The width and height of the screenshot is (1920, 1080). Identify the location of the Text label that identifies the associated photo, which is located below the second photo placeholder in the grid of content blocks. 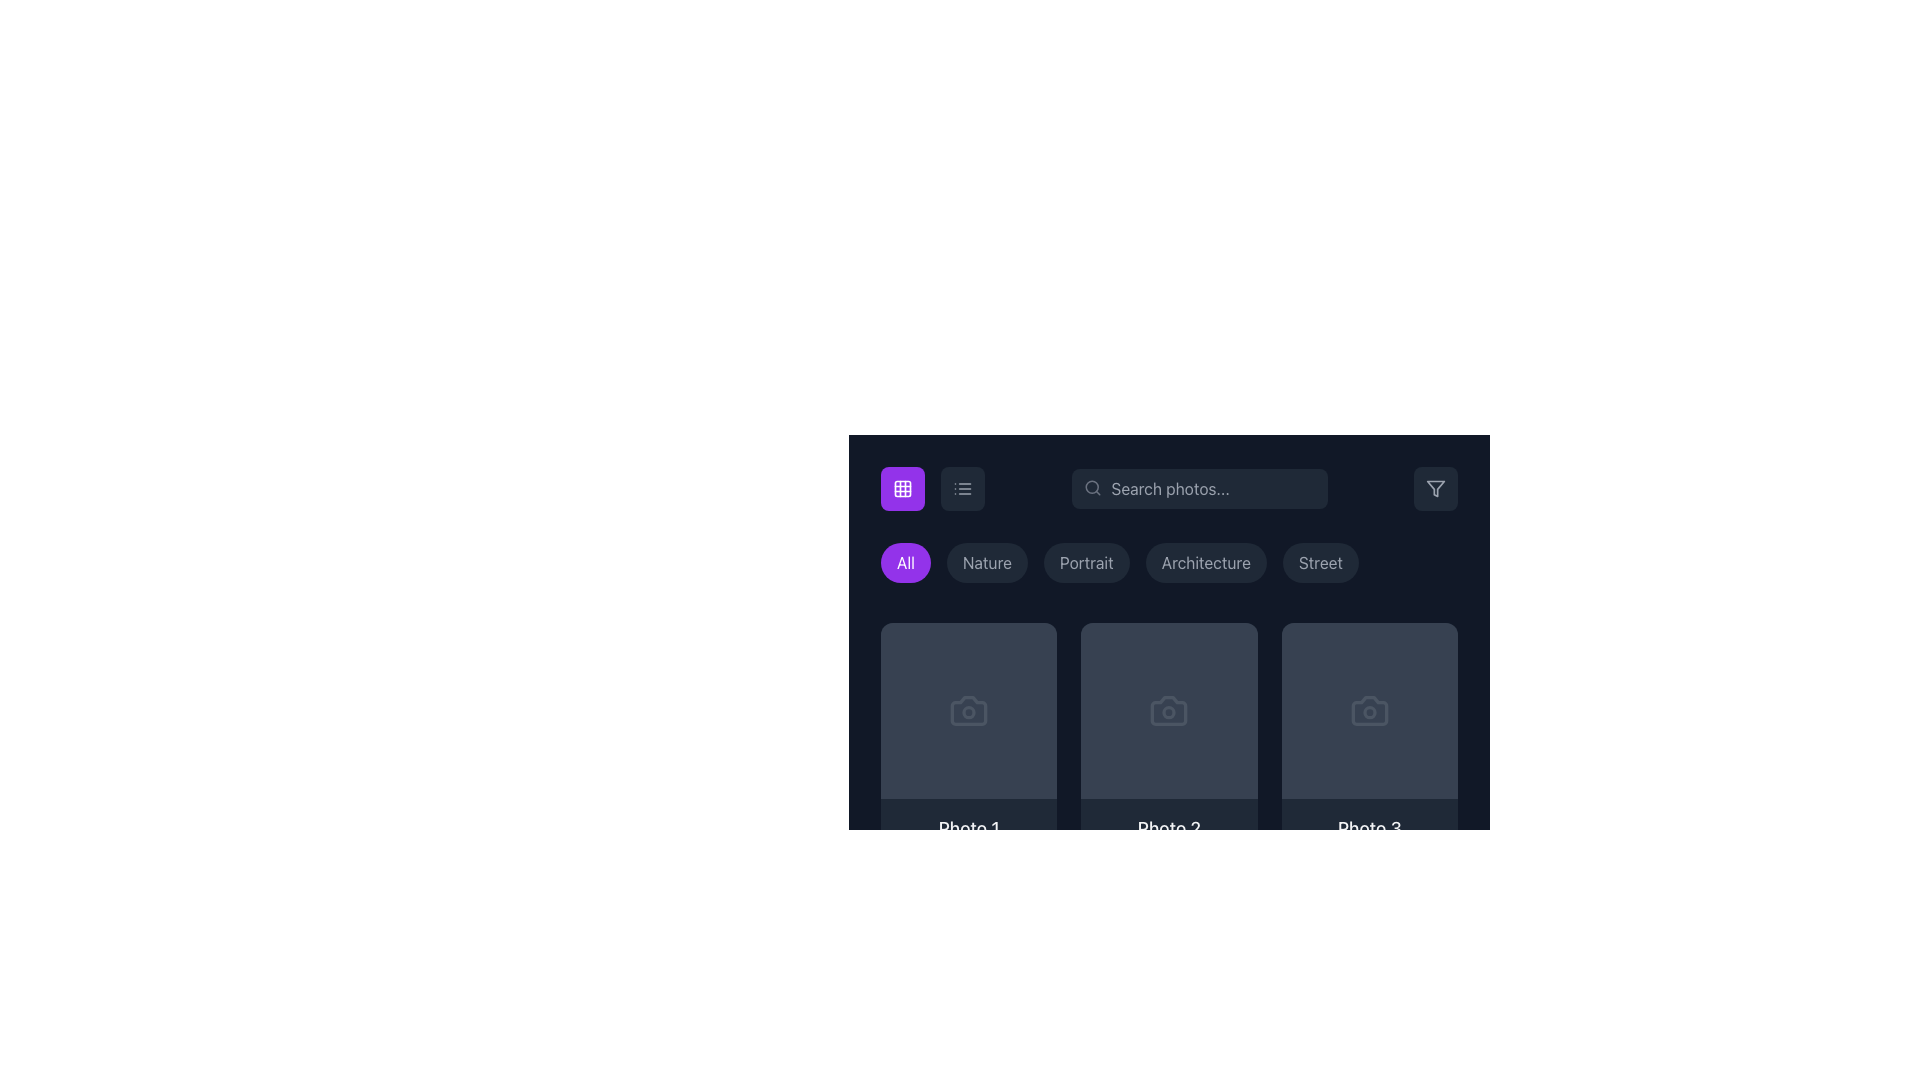
(1169, 829).